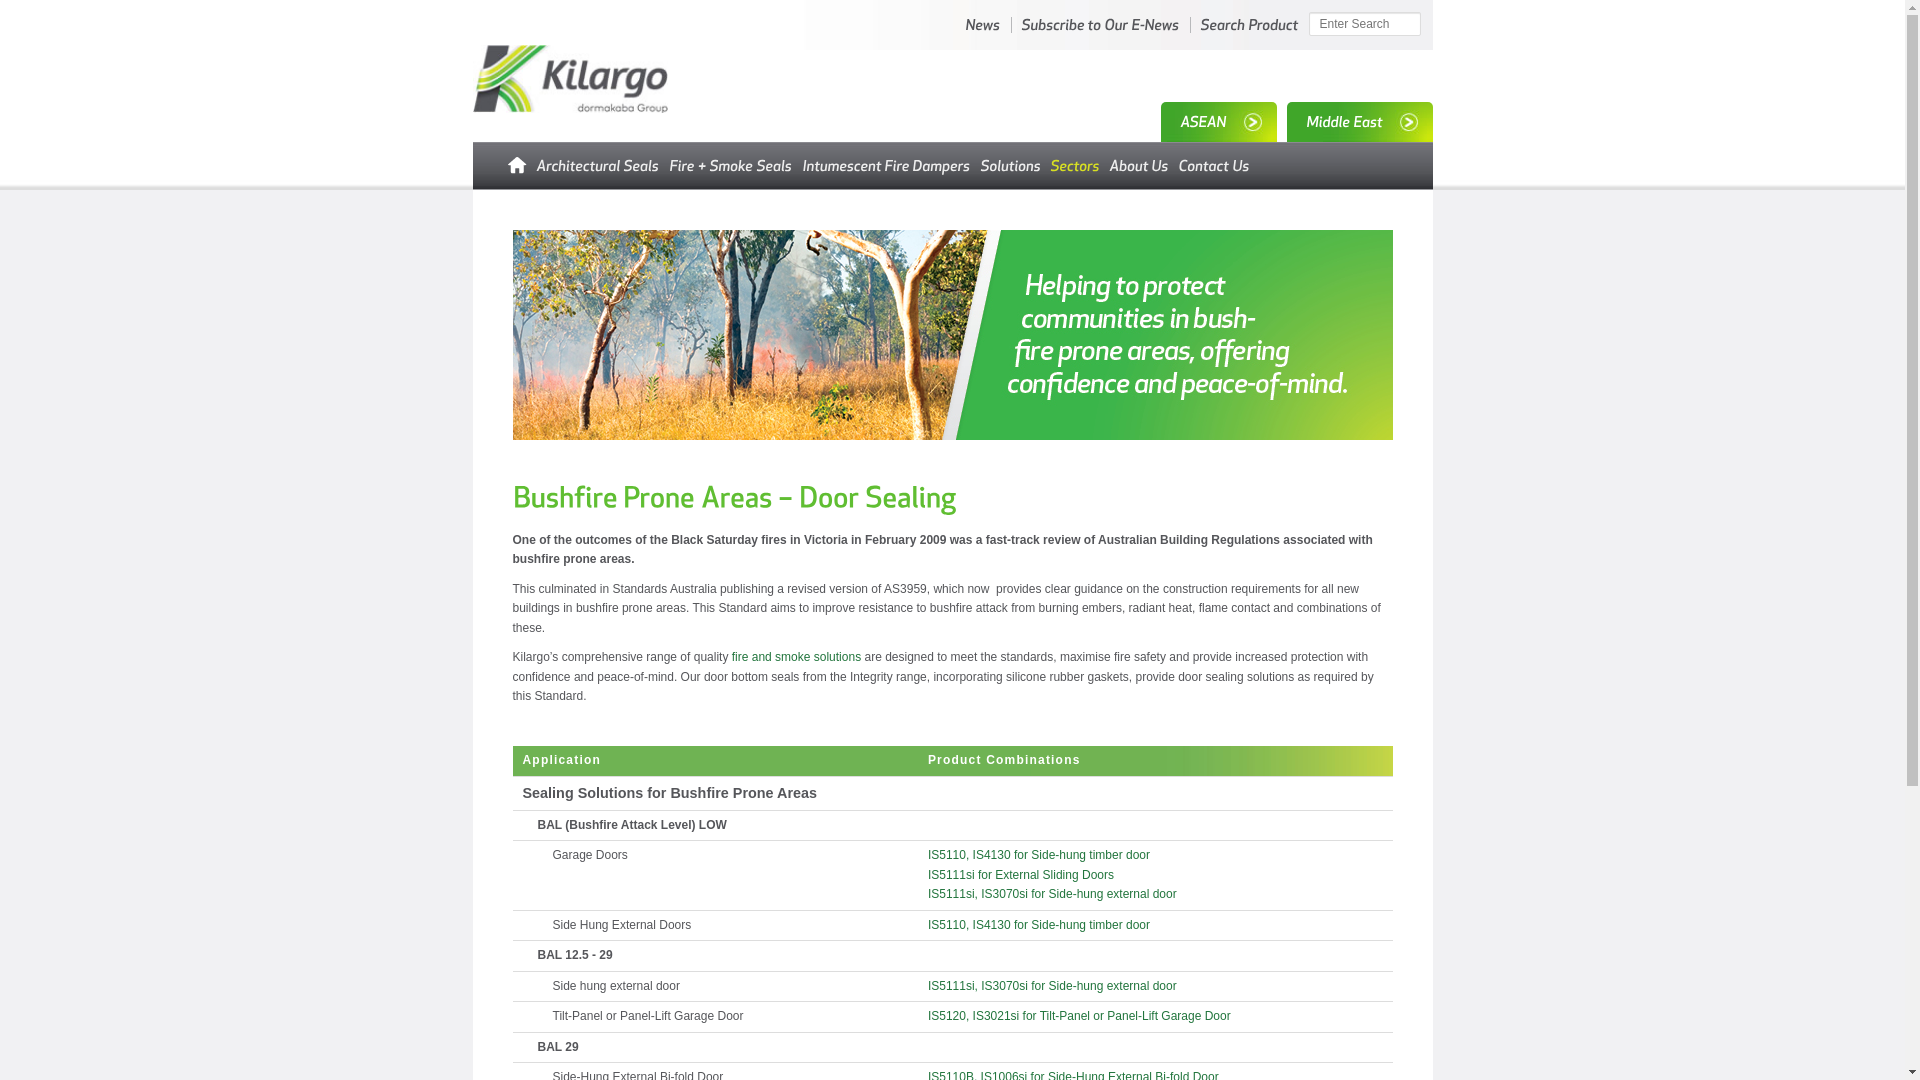 Image resolution: width=1920 pixels, height=1080 pixels. Describe the element at coordinates (32, 11) in the screenshot. I see `'Search'` at that location.